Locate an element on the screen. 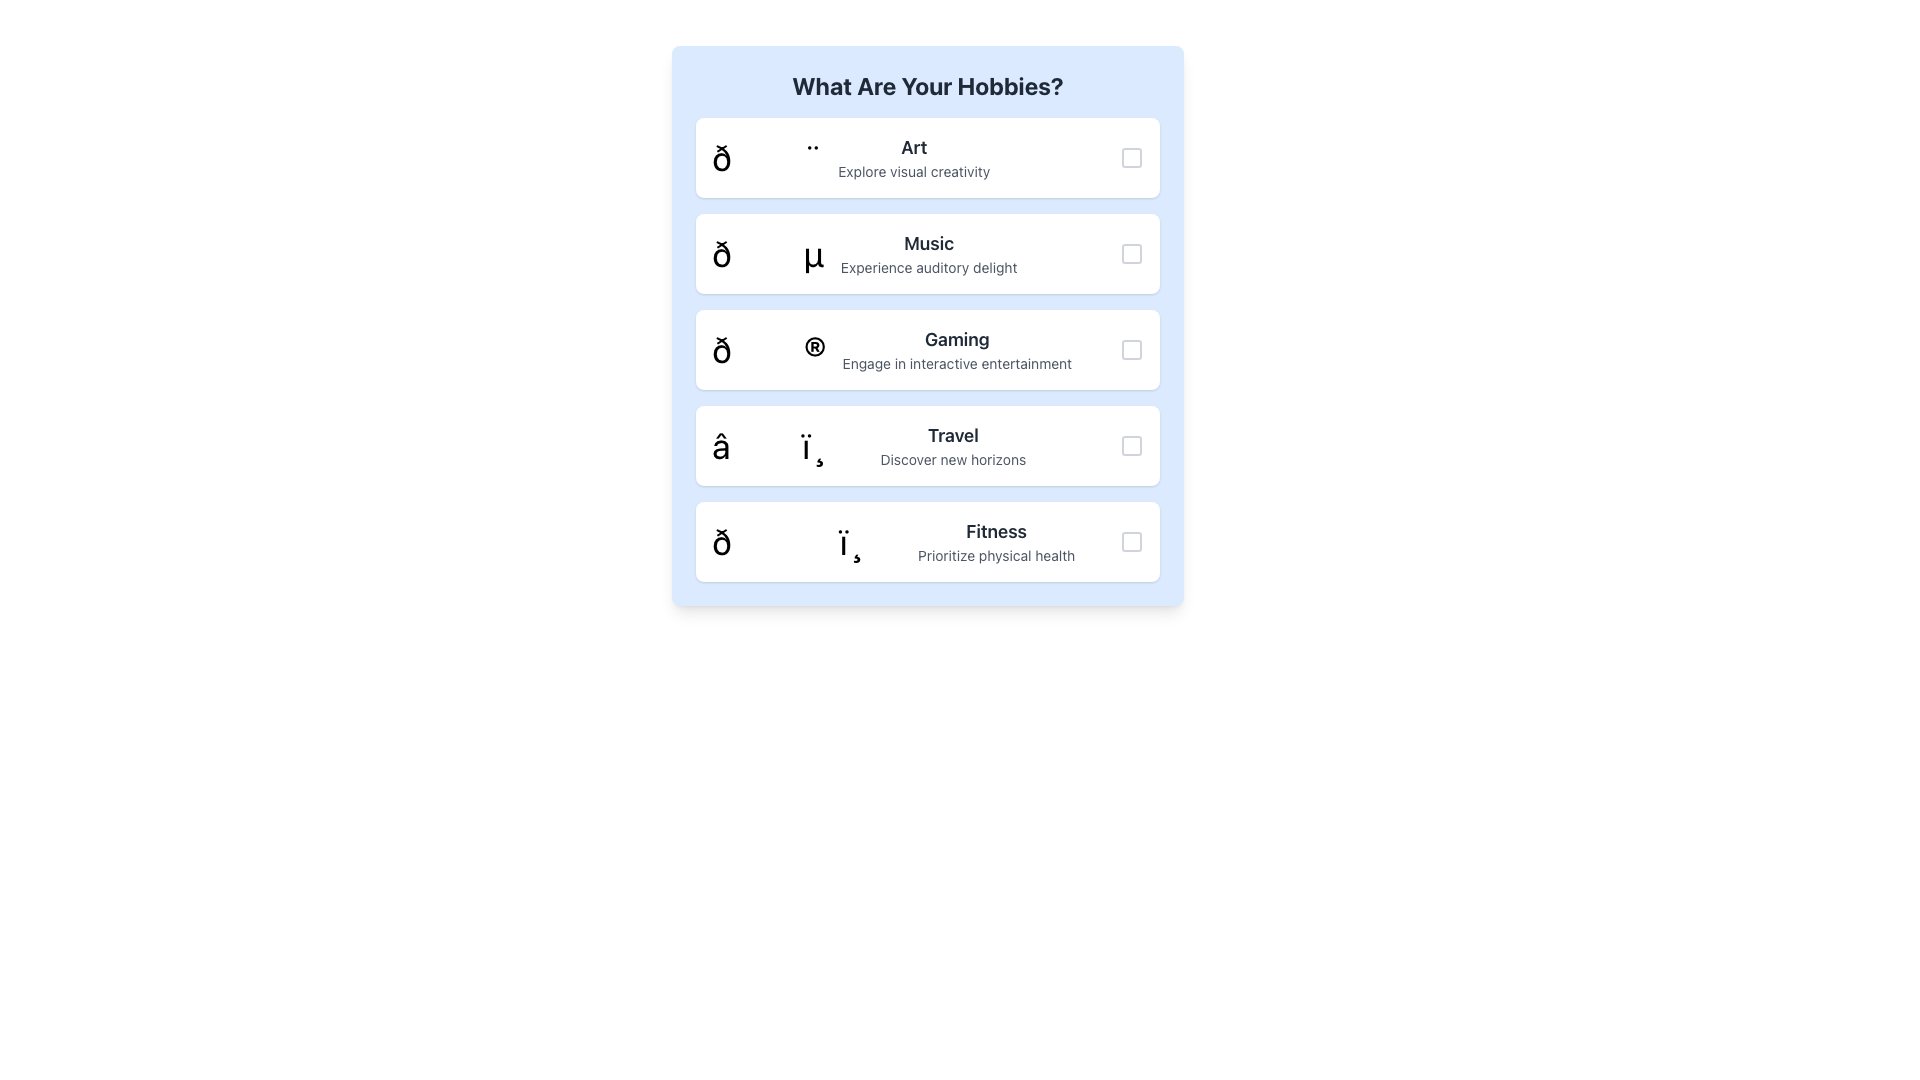  the small square icon located at the far-right end of the row labeled 'Fitness' in the hobby categories list is located at coordinates (1132, 542).